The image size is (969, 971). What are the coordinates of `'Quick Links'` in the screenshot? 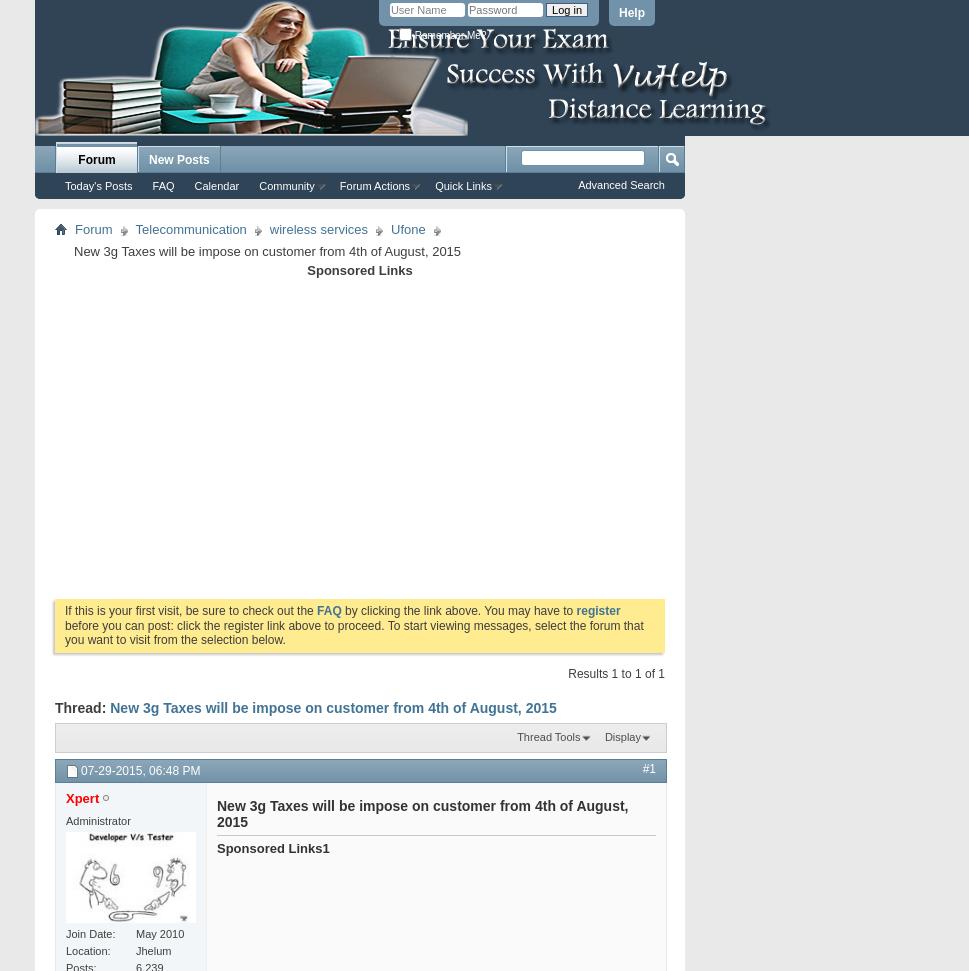 It's located at (433, 185).